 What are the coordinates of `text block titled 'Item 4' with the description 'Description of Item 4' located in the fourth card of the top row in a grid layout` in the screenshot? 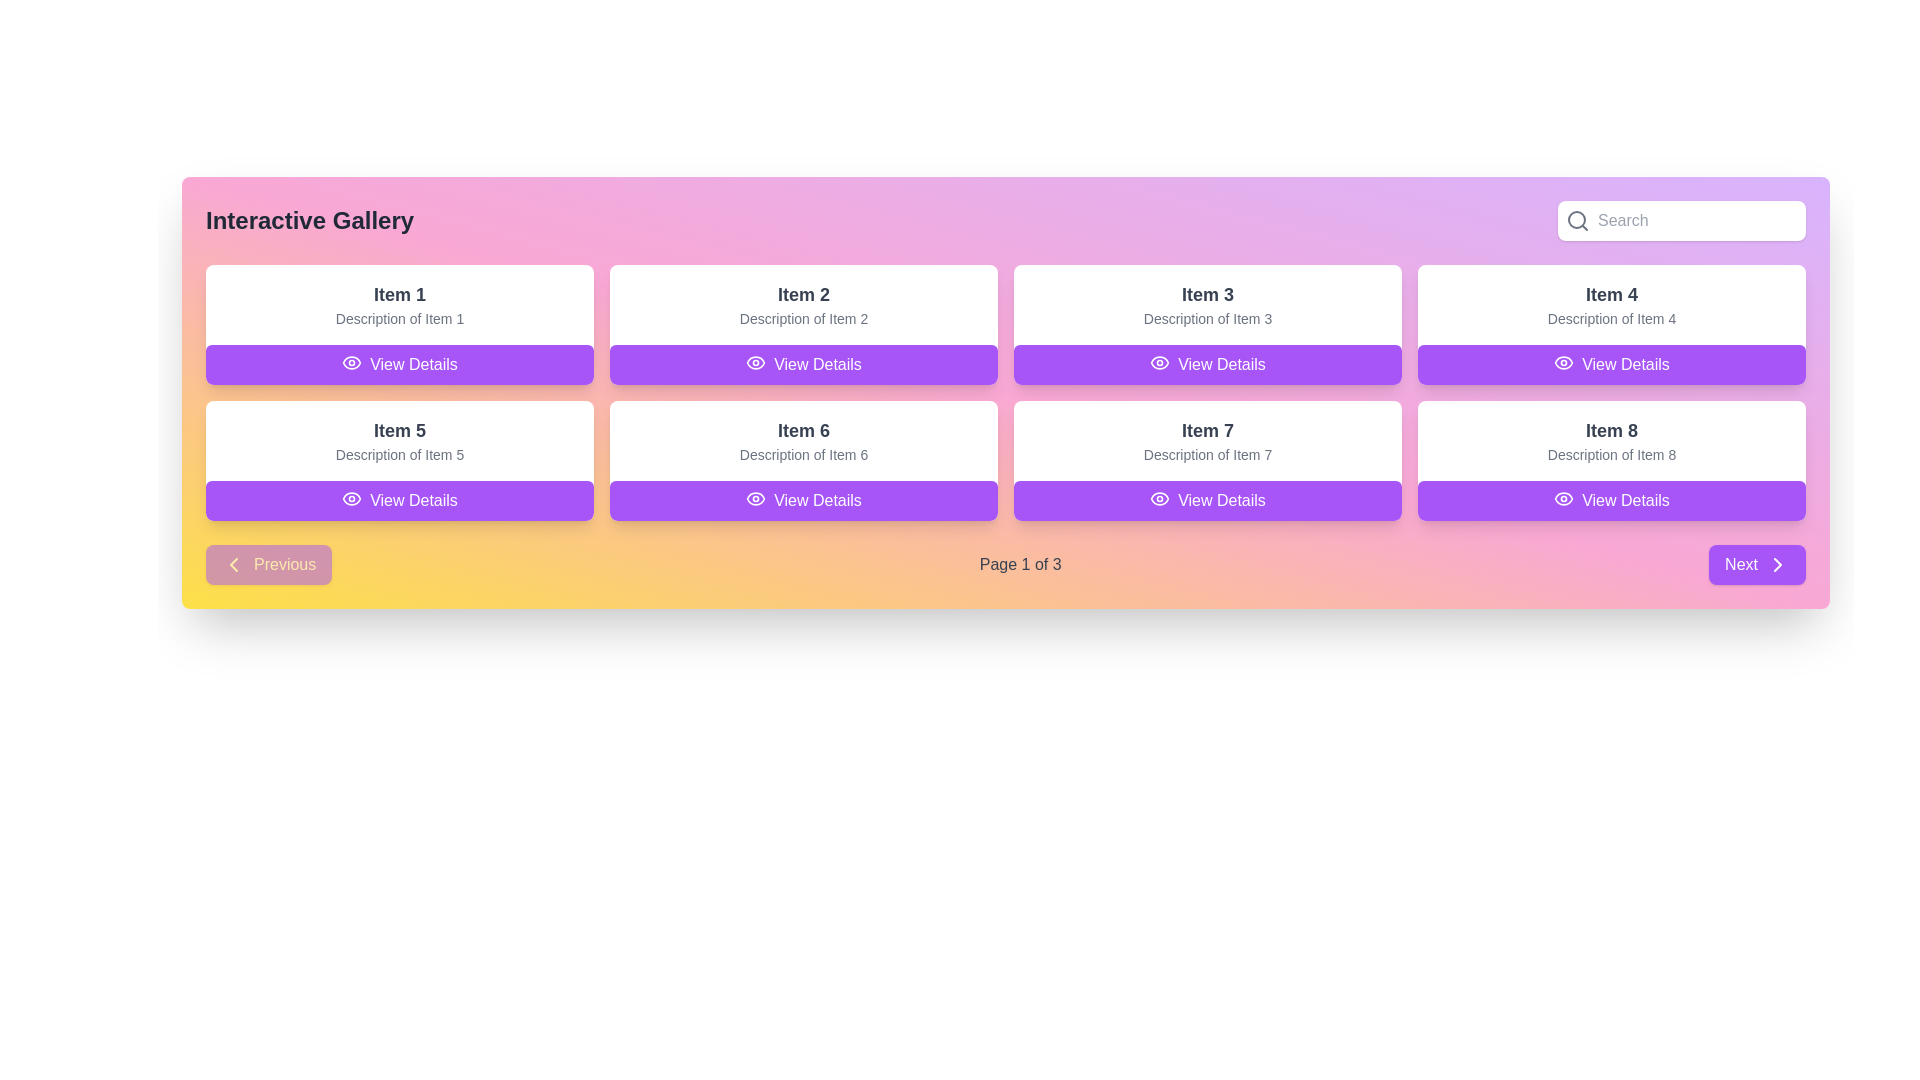 It's located at (1612, 304).